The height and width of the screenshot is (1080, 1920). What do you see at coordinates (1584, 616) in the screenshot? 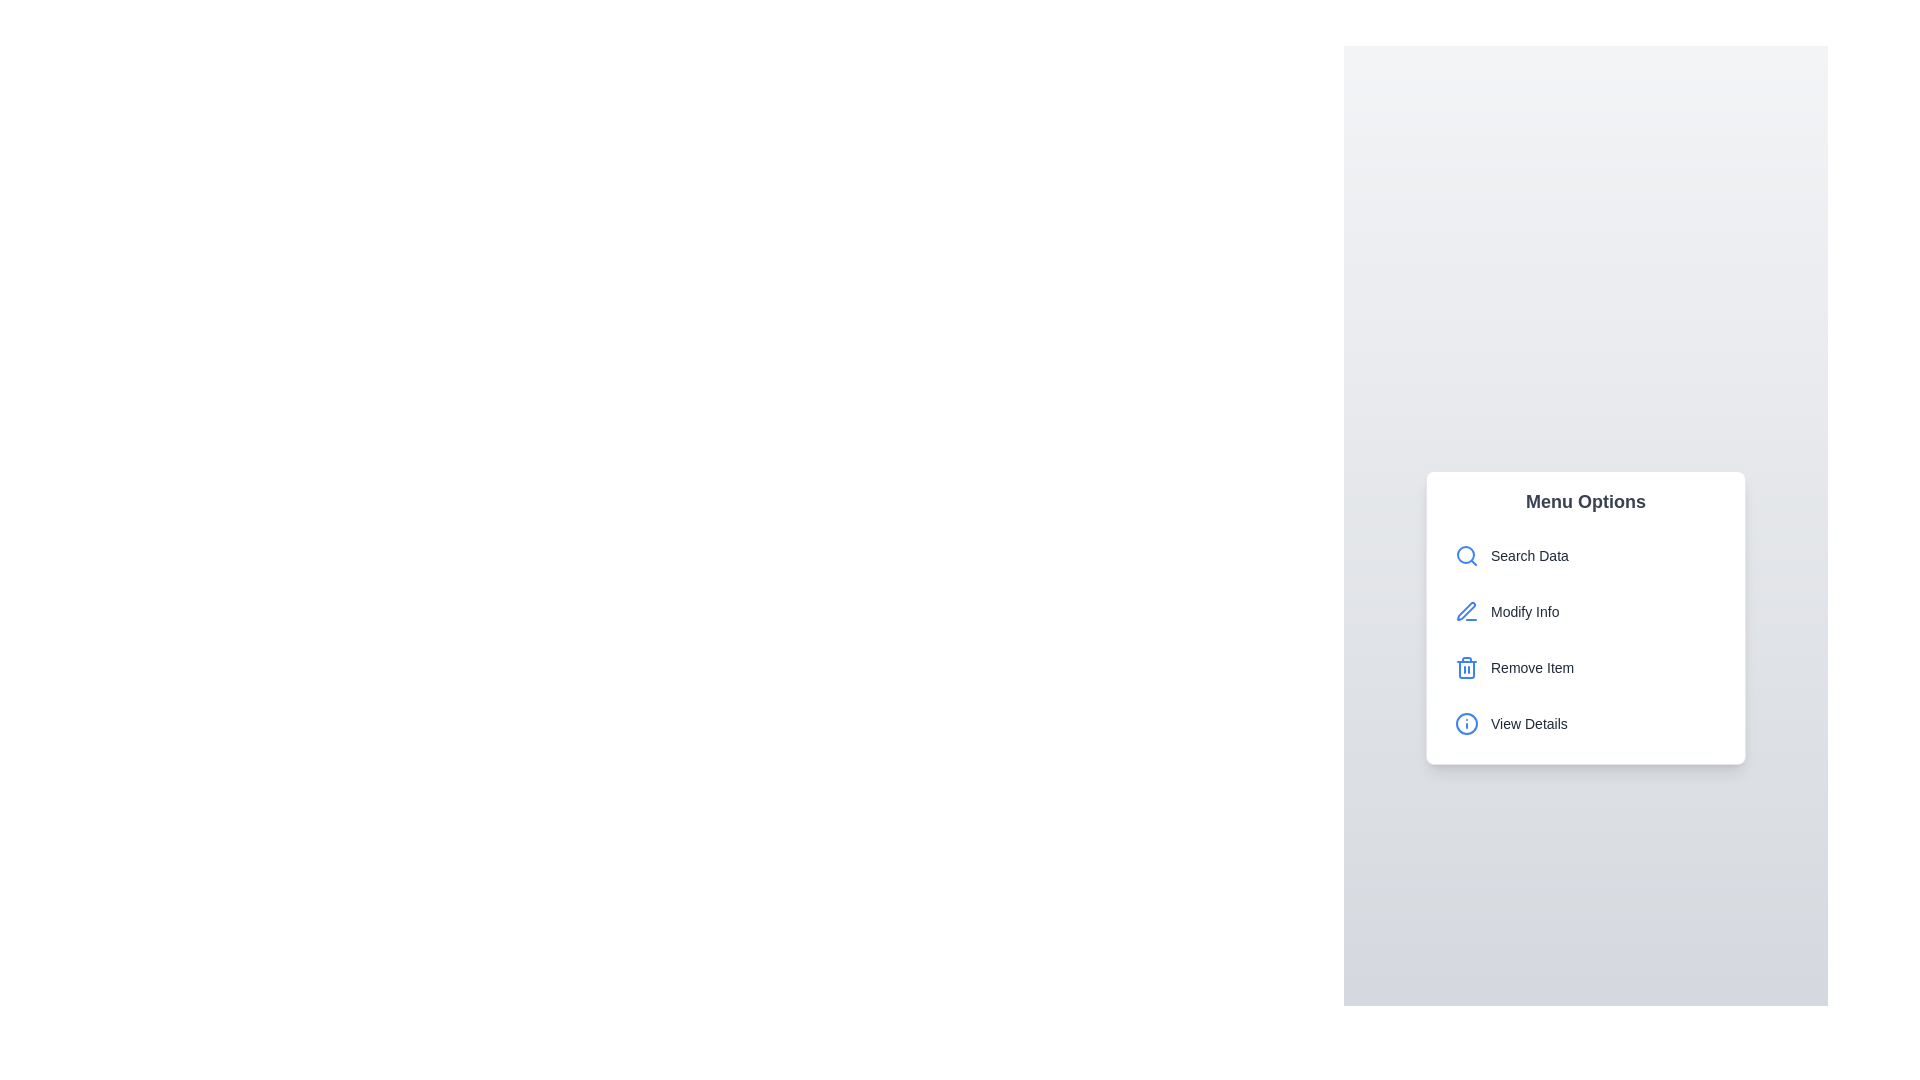
I see `the Options Menu, which provides a list of actions such as searching, modifying, removing, or viewing details` at bounding box center [1584, 616].